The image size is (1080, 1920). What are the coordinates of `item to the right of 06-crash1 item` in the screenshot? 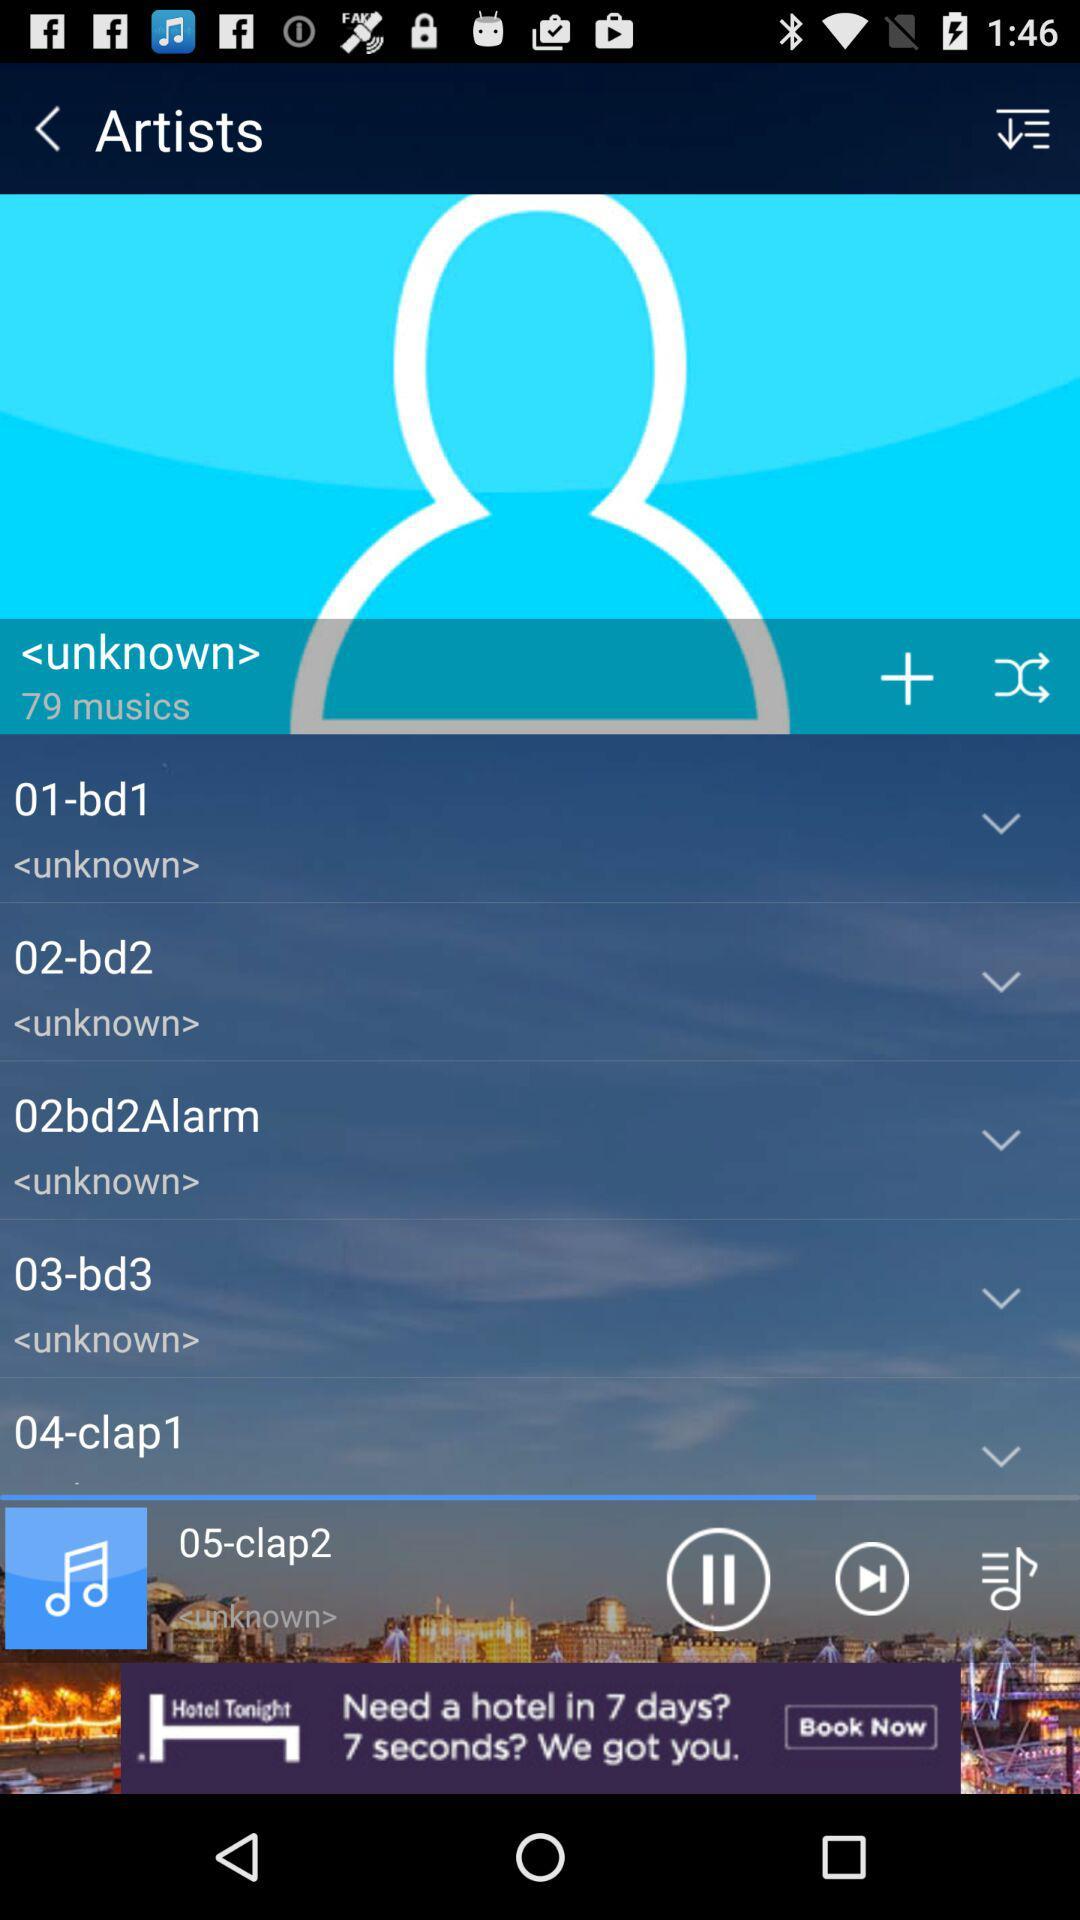 It's located at (716, 1577).